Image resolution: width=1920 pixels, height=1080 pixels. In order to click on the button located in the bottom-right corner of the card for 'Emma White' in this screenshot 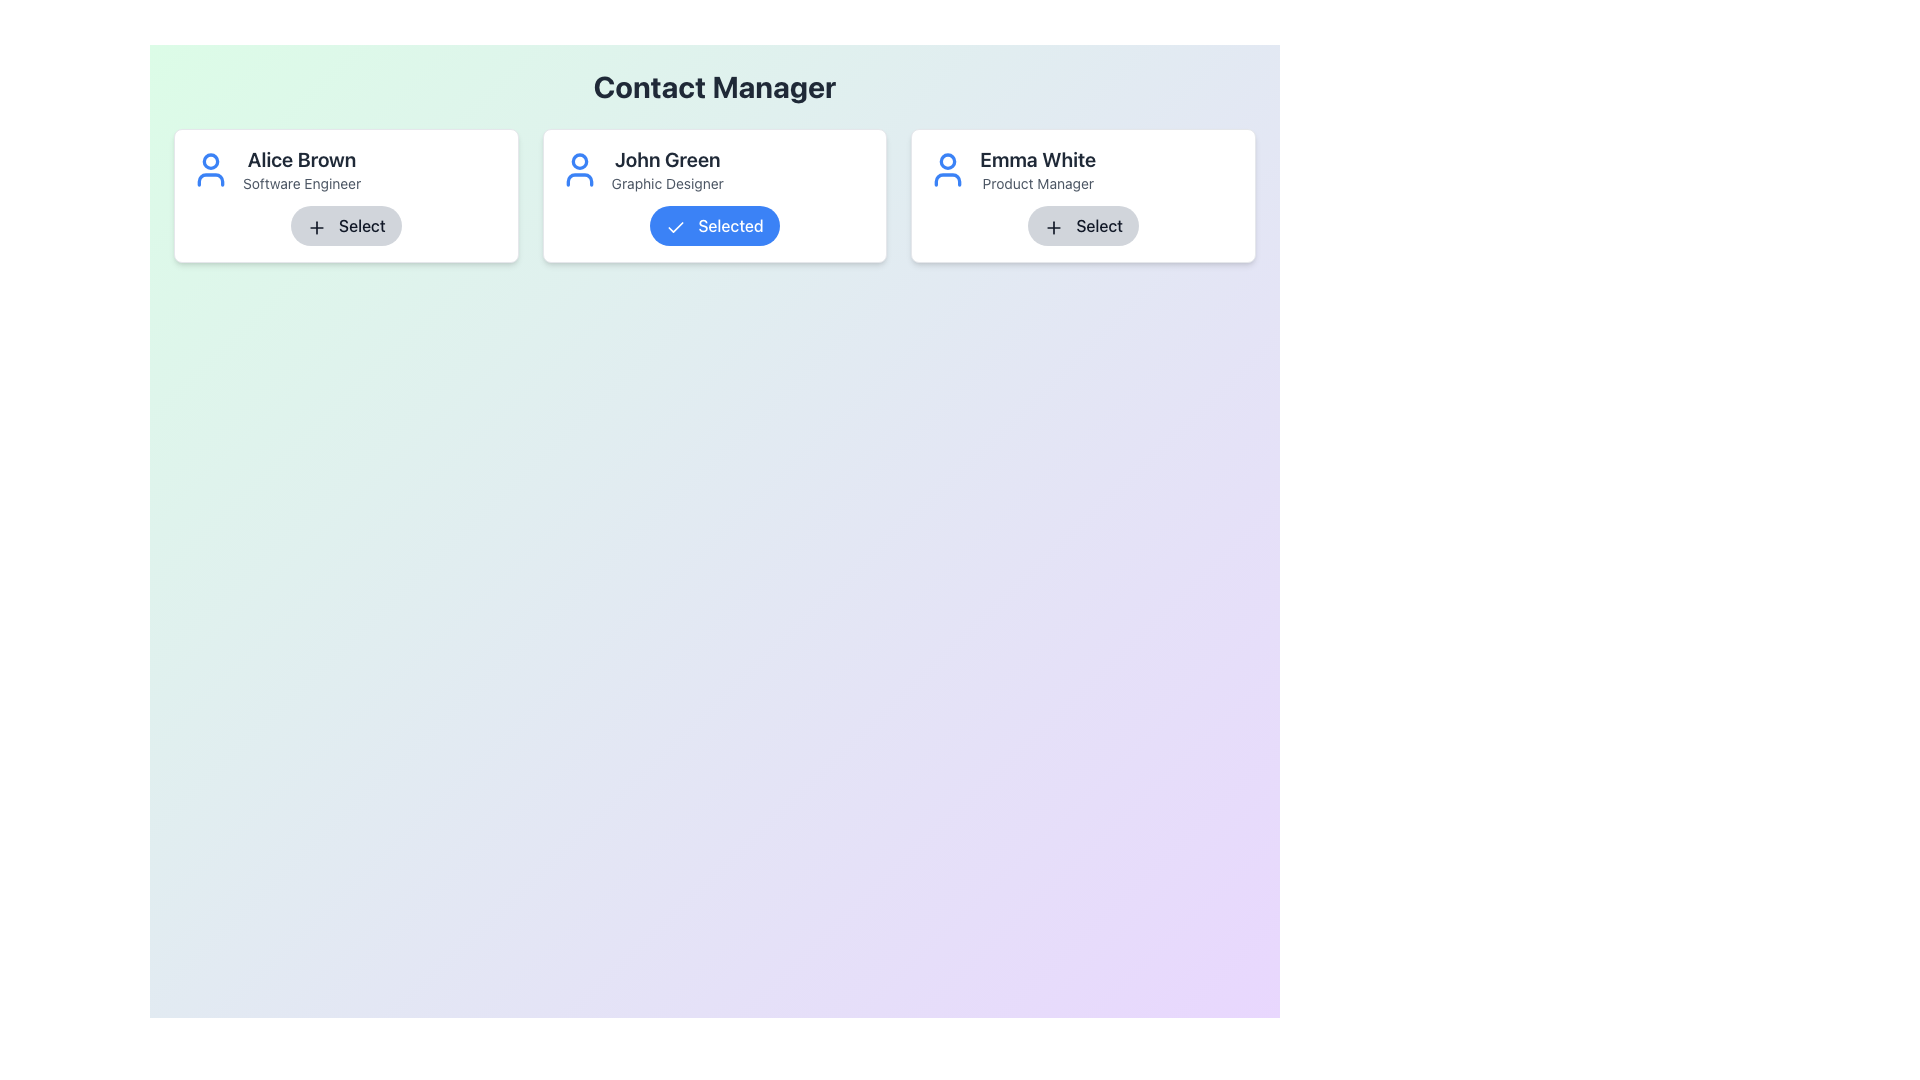, I will do `click(1082, 225)`.